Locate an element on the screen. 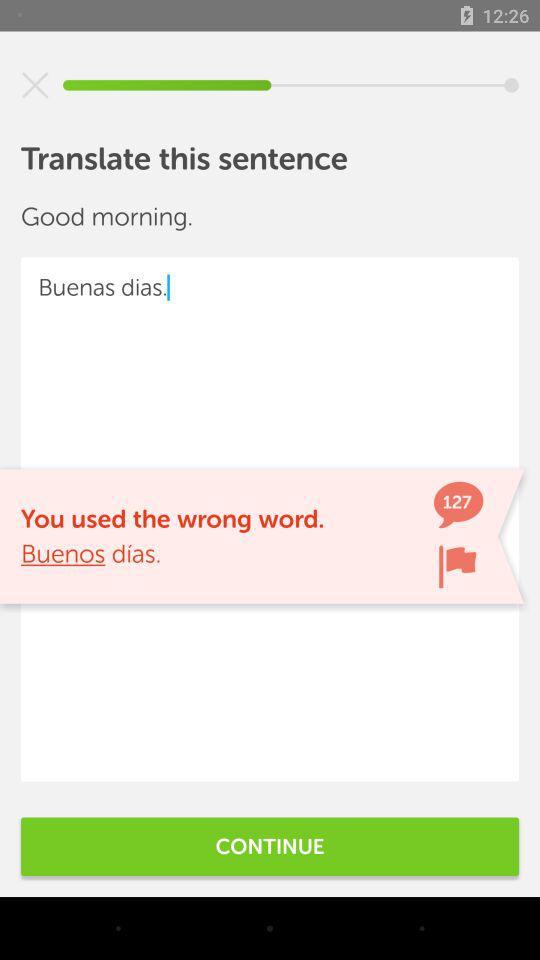 Image resolution: width=540 pixels, height=960 pixels. flag is located at coordinates (457, 566).